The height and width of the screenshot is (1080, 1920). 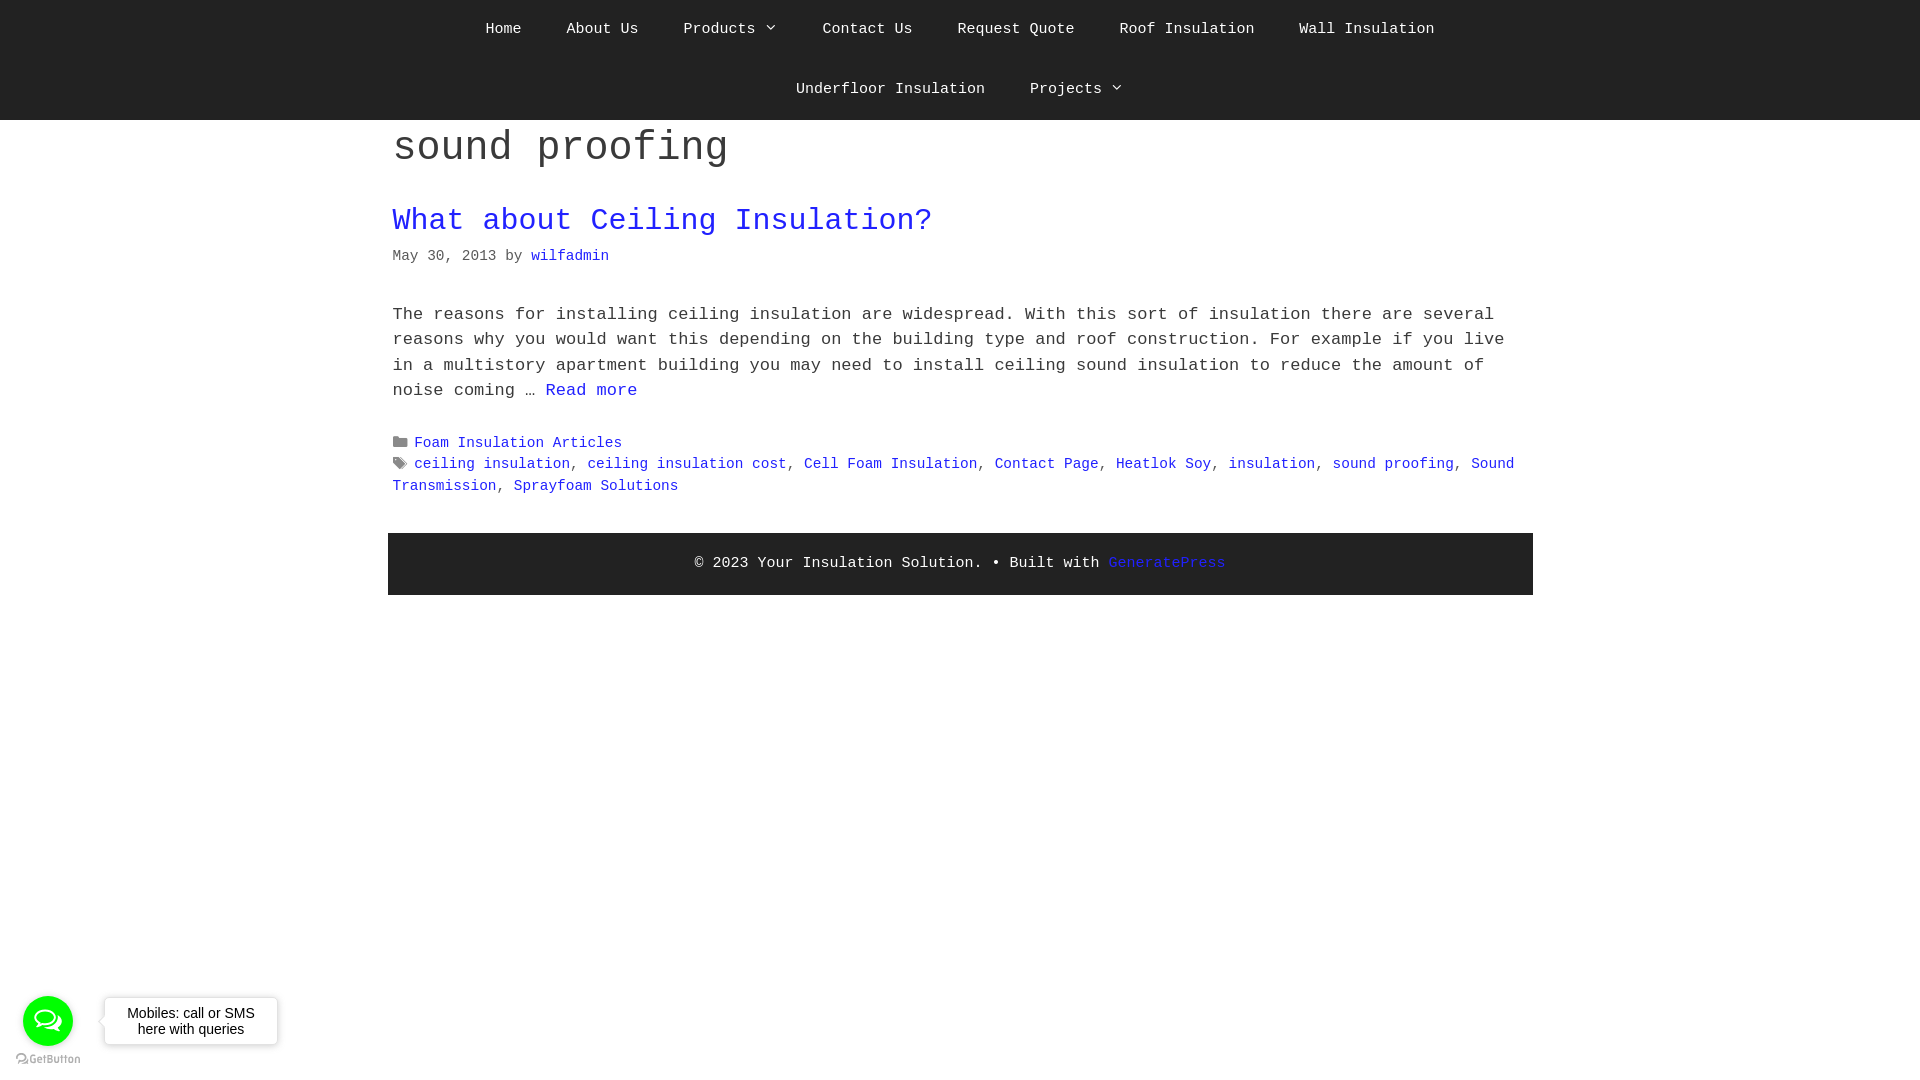 What do you see at coordinates (595, 486) in the screenshot?
I see `'Sprayfoam Solutions'` at bounding box center [595, 486].